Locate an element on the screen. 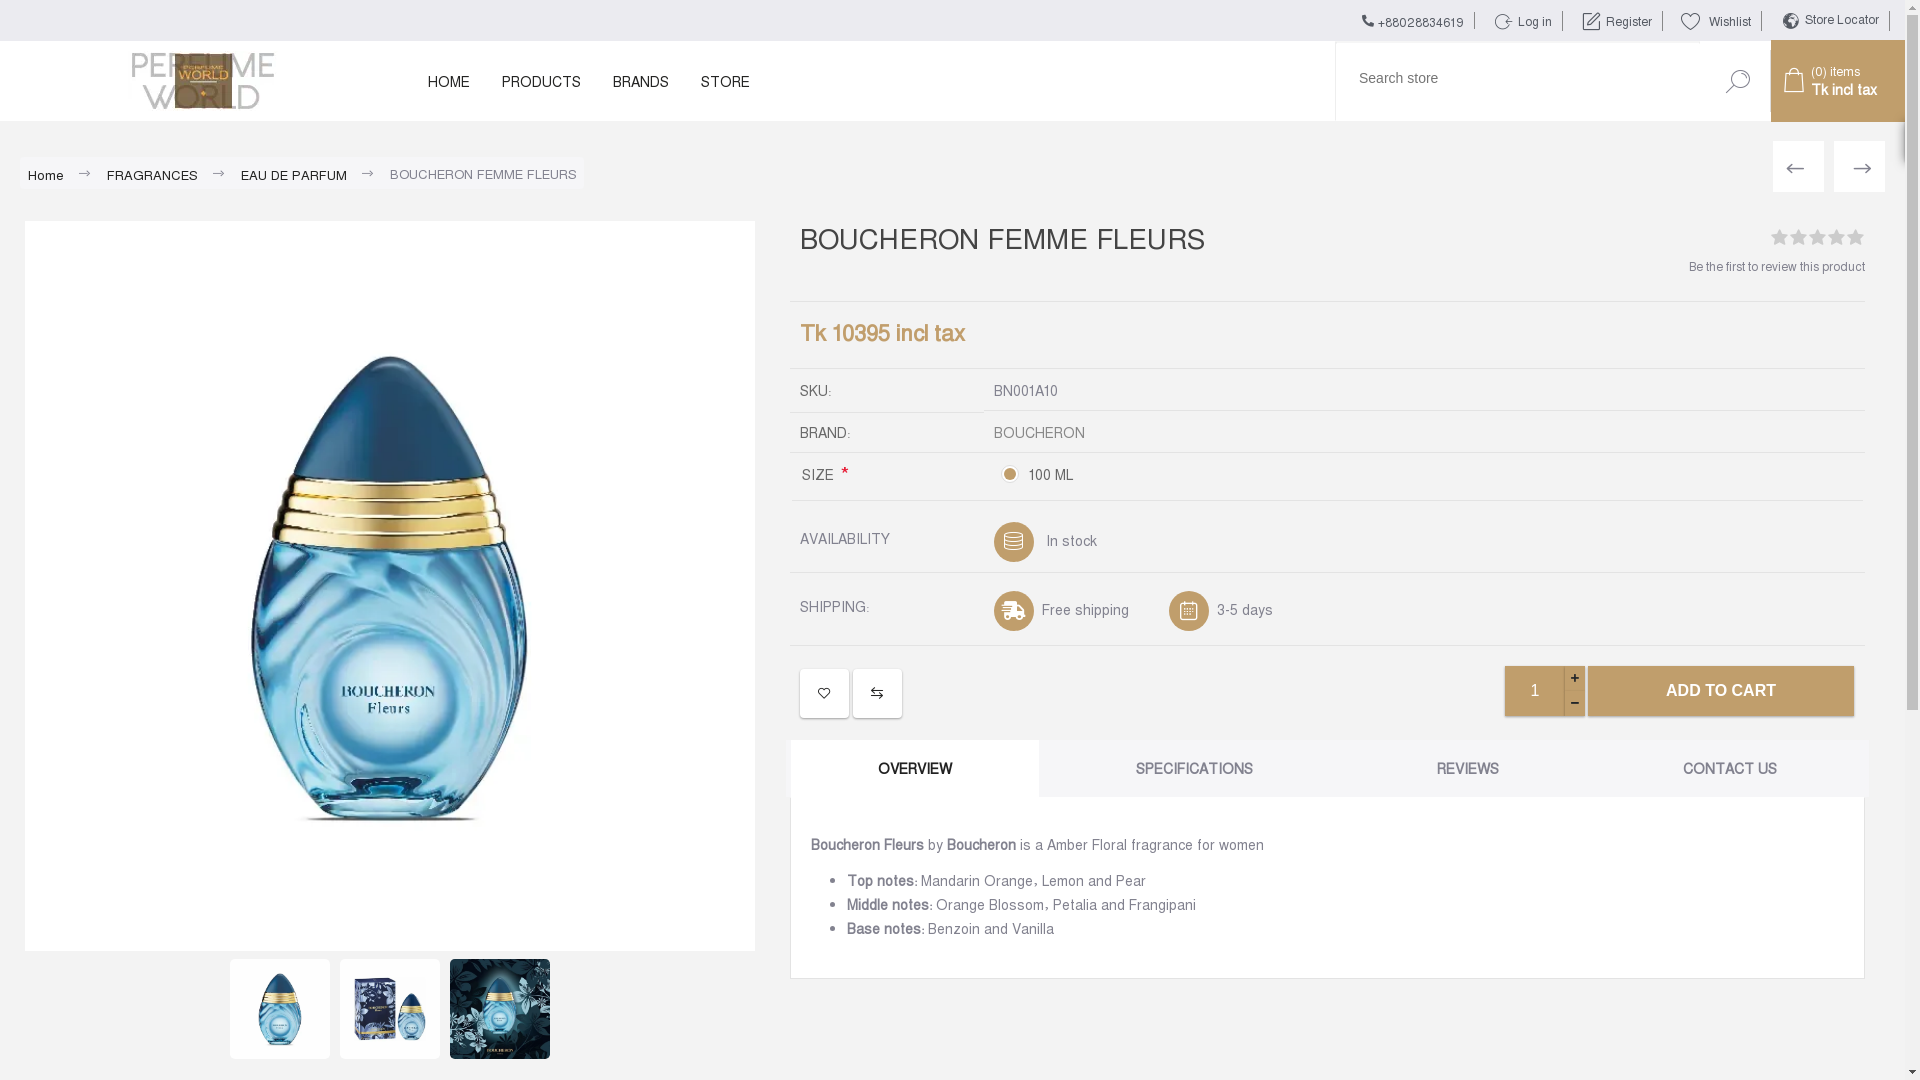  'BOUCHERON JAIPUR BOUQUET' is located at coordinates (1798, 165).